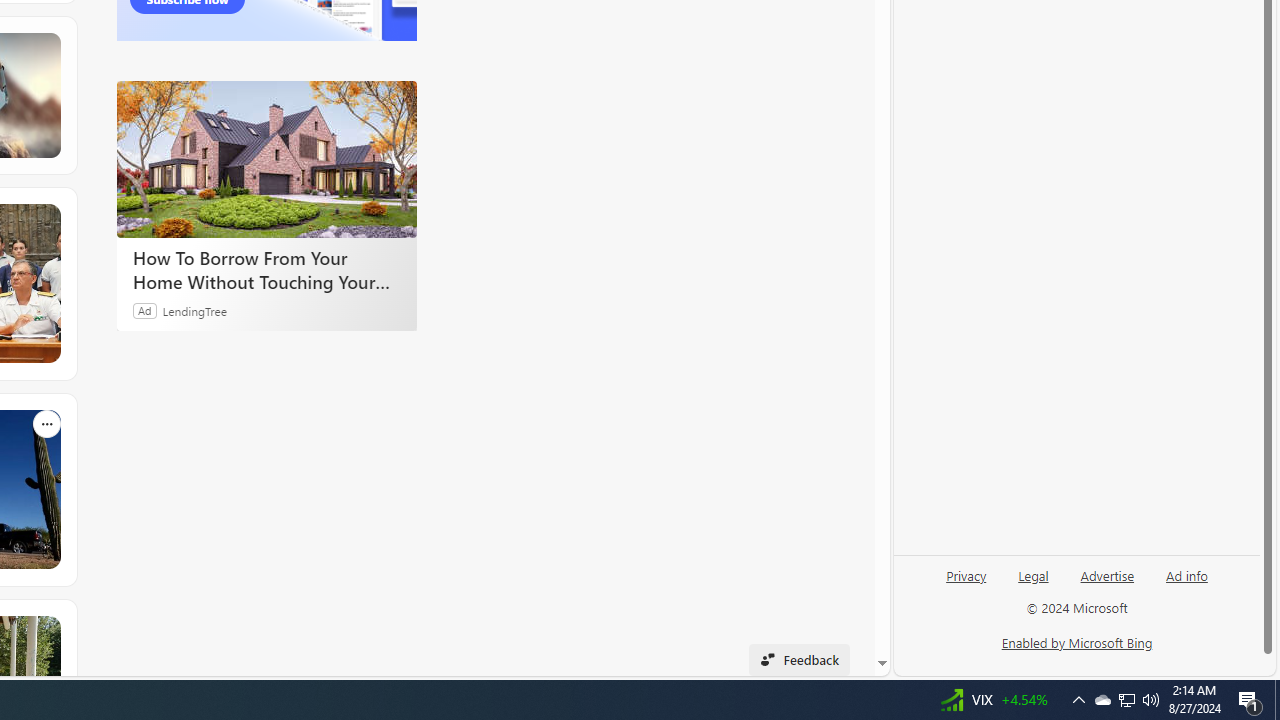 The height and width of the screenshot is (720, 1280). Describe the element at coordinates (1187, 574) in the screenshot. I see `'Ad info'` at that location.